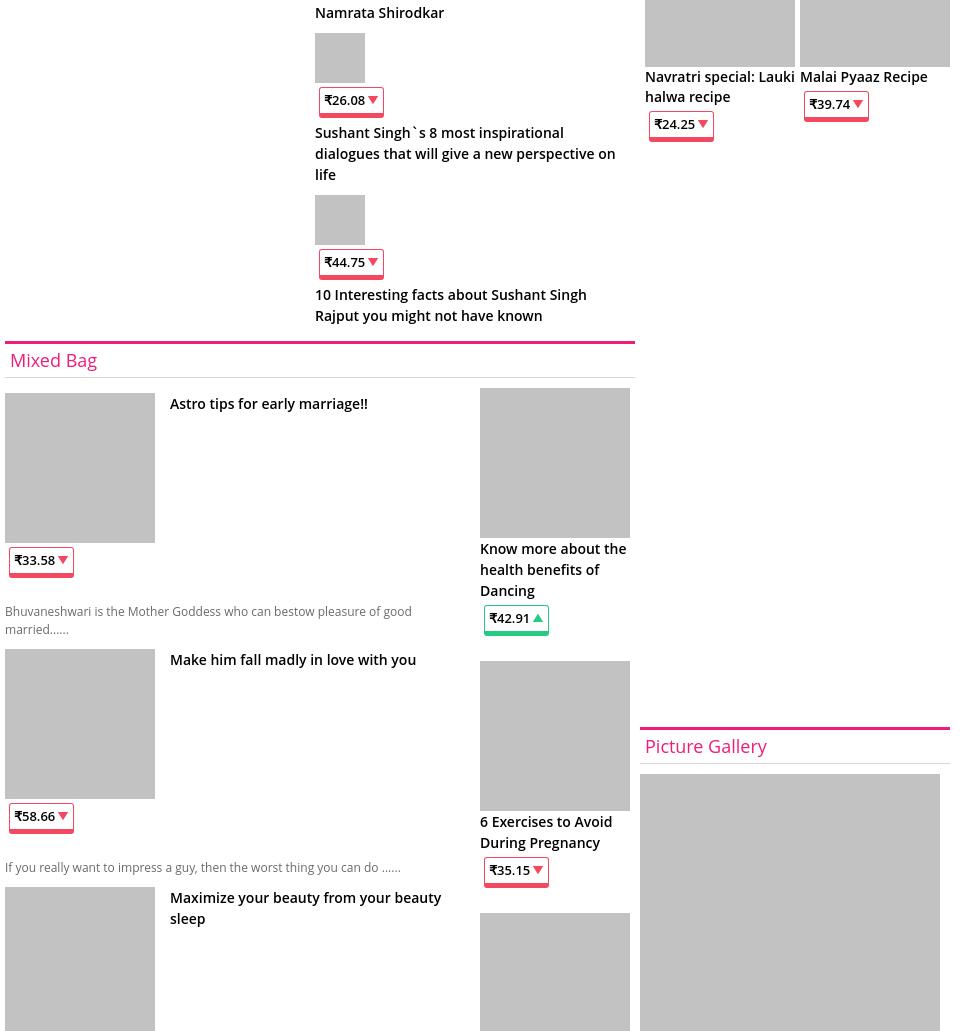 The height and width of the screenshot is (1031, 960). What do you see at coordinates (512, 615) in the screenshot?
I see `'42.91'` at bounding box center [512, 615].